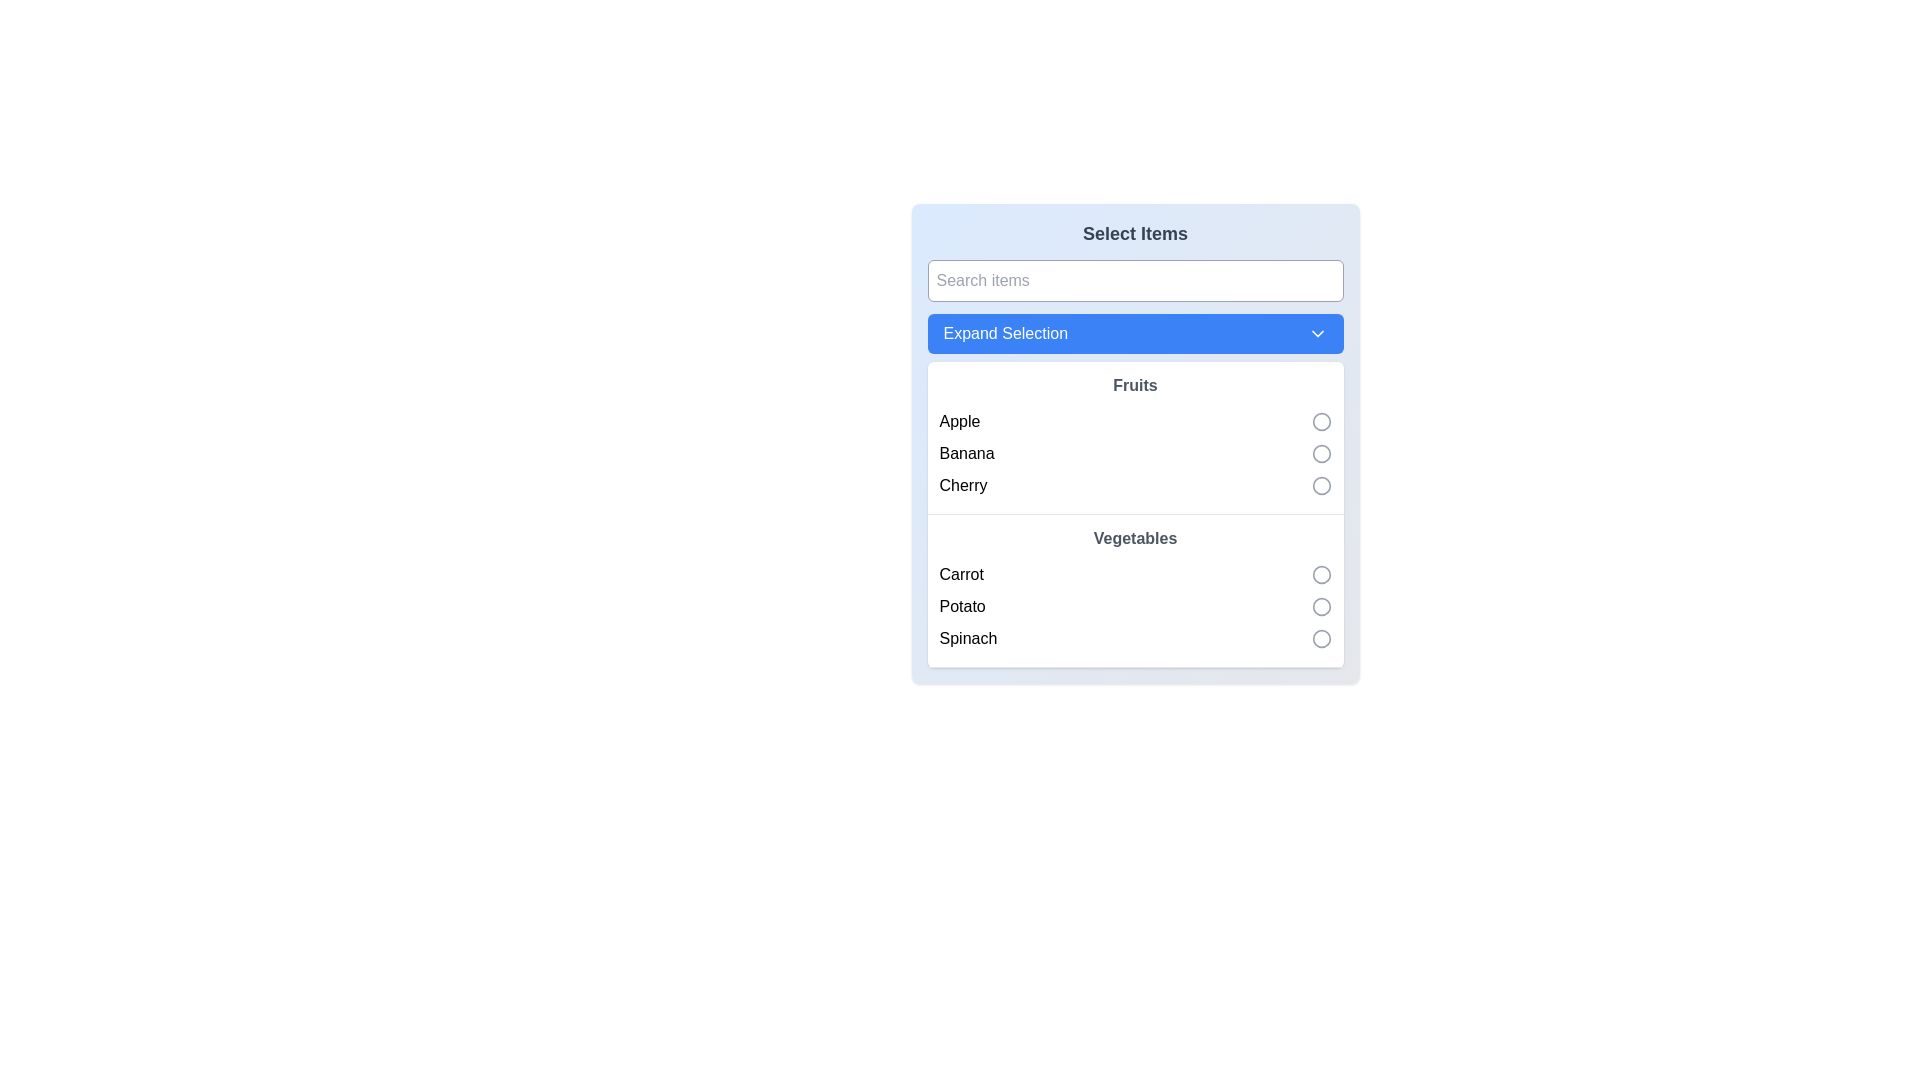  What do you see at coordinates (1135, 420) in the screenshot?
I see `the radio button` at bounding box center [1135, 420].